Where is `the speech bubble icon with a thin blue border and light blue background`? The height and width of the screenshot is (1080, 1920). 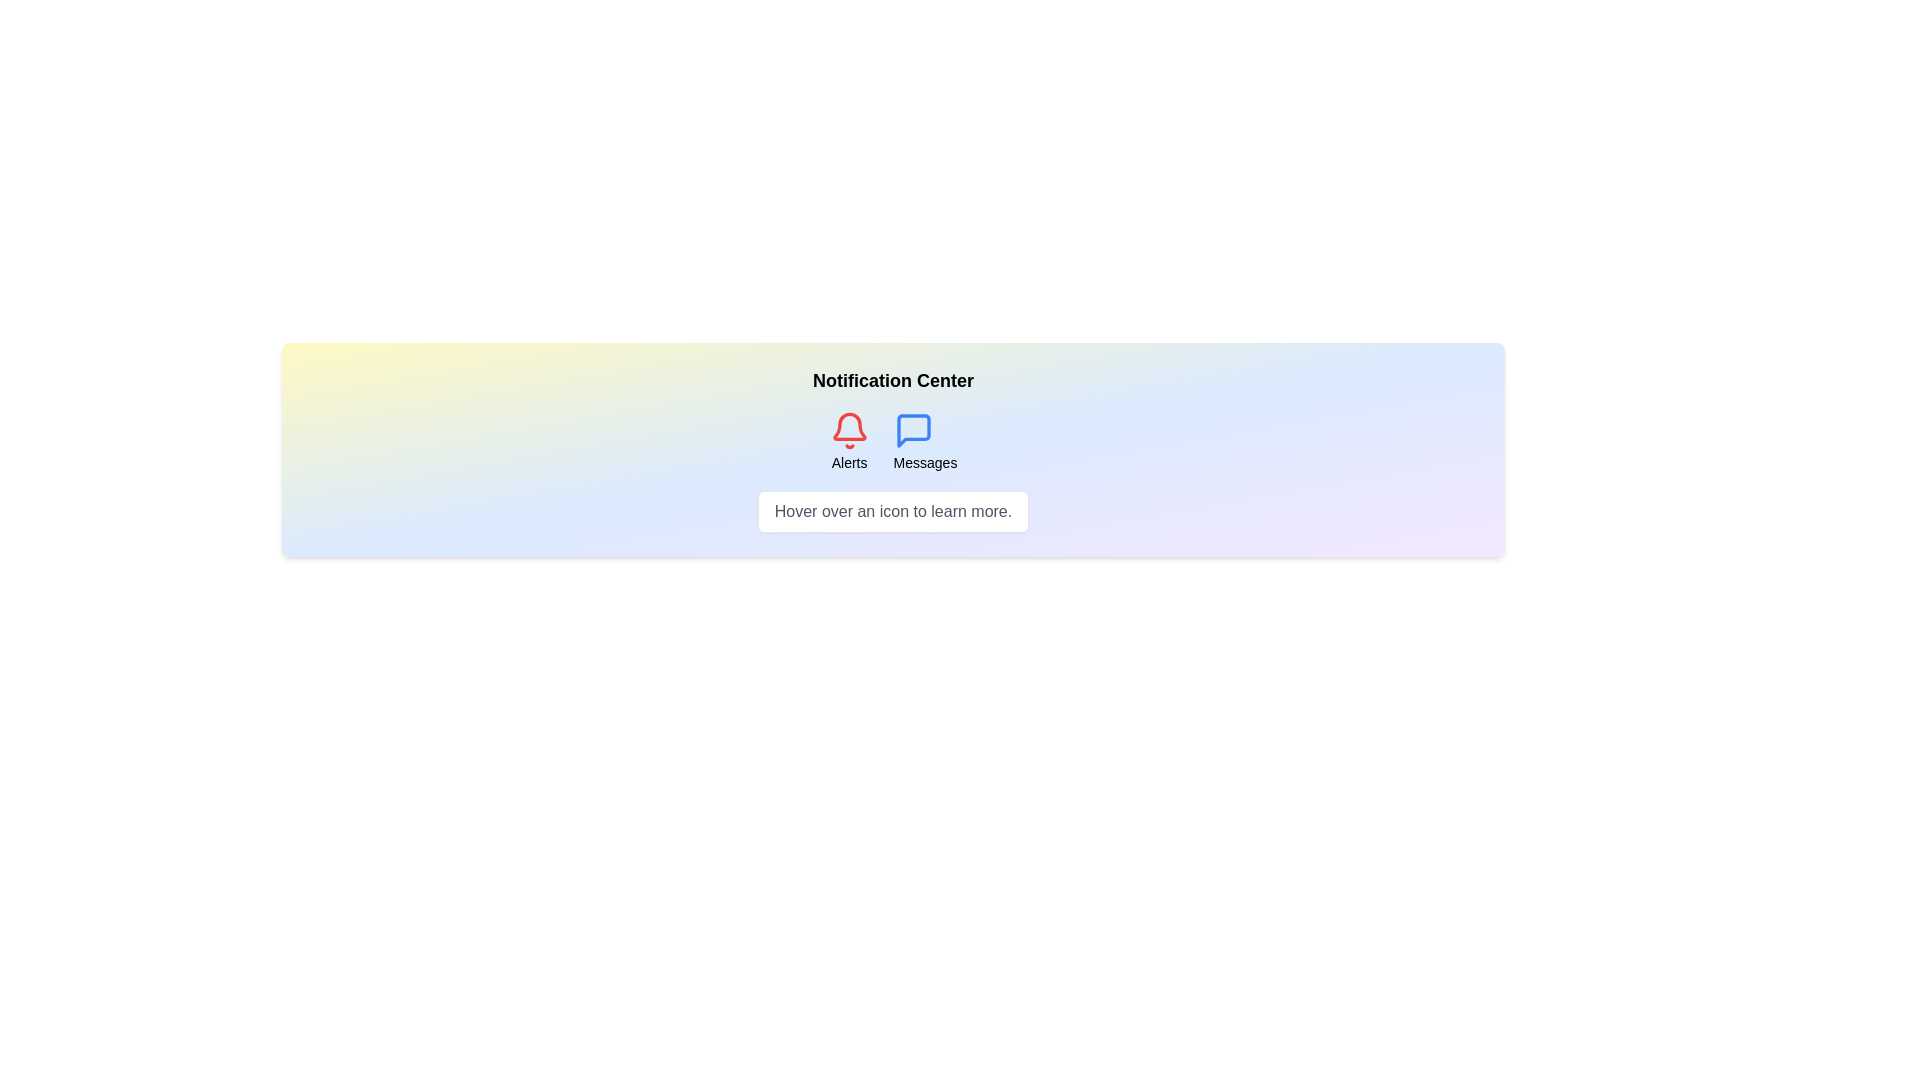
the speech bubble icon with a thin blue border and light blue background is located at coordinates (912, 430).